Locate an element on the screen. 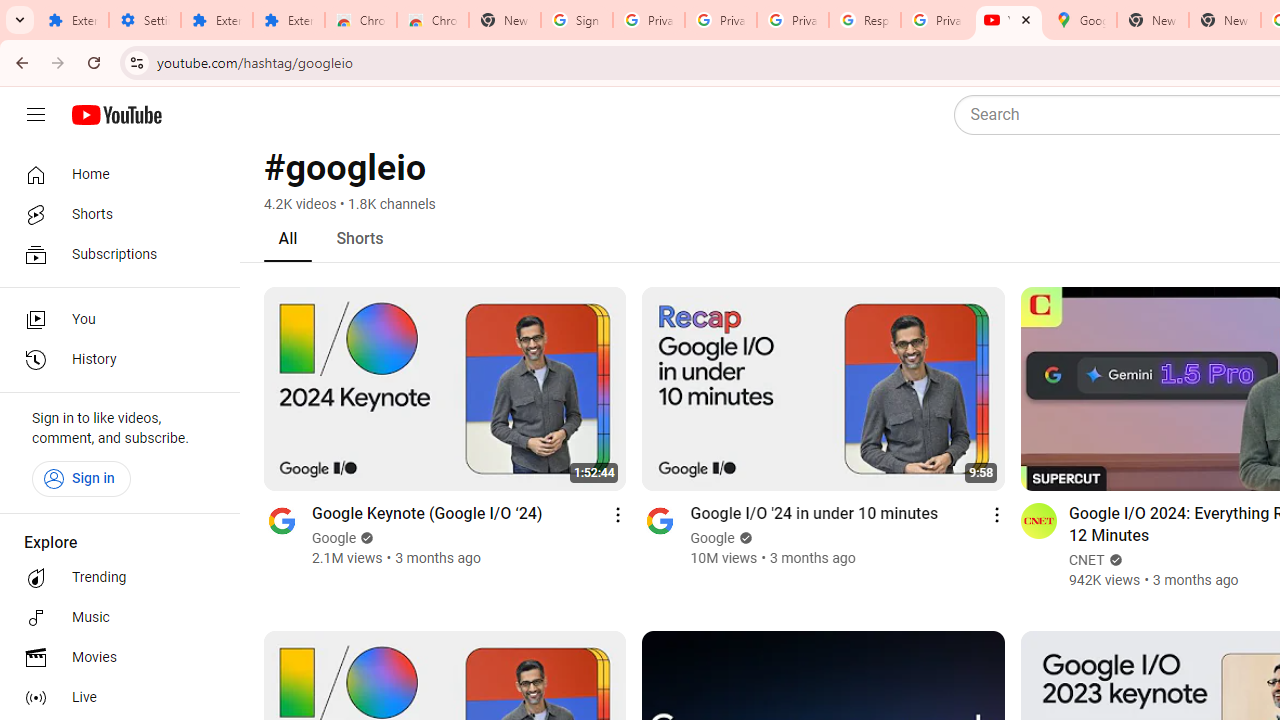 This screenshot has width=1280, height=720. 'Chrome Web Store - Themes' is located at coordinates (431, 20).